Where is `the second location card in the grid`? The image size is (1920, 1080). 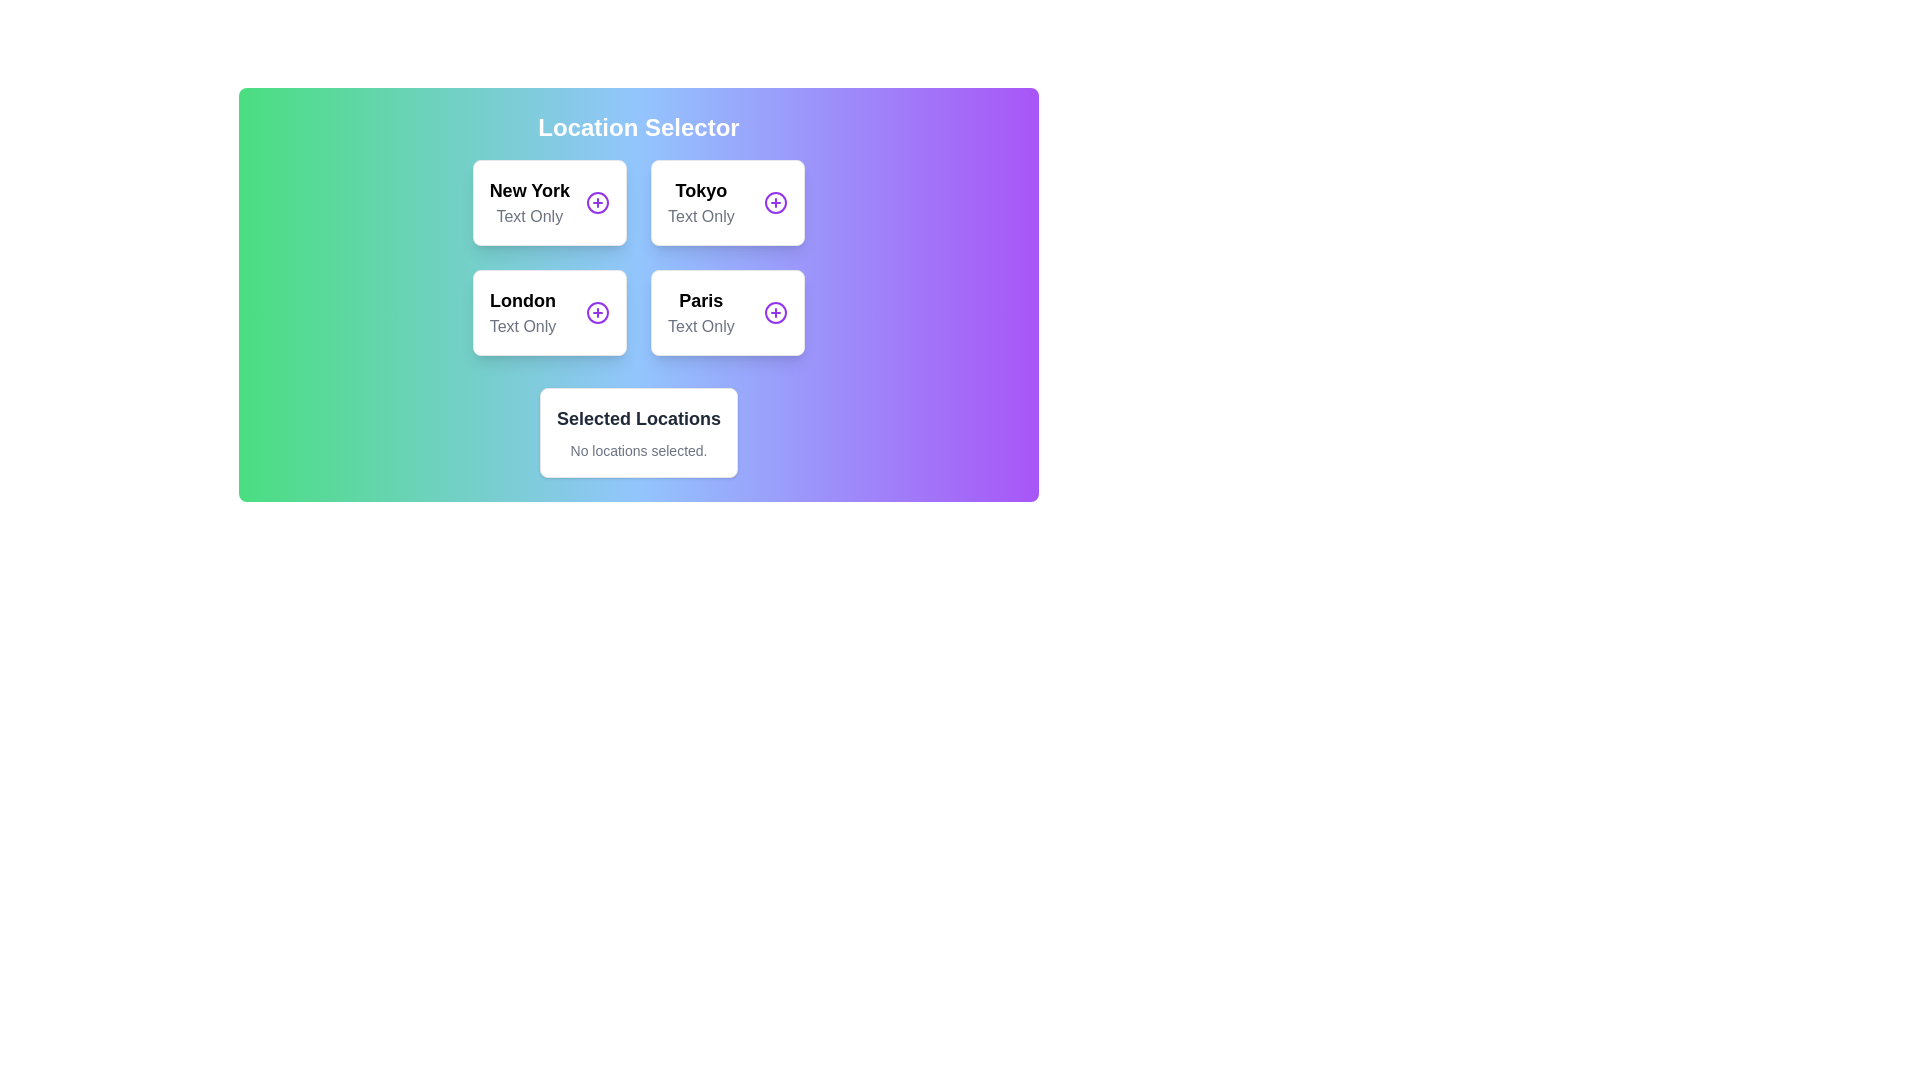
the second location card in the grid is located at coordinates (727, 203).